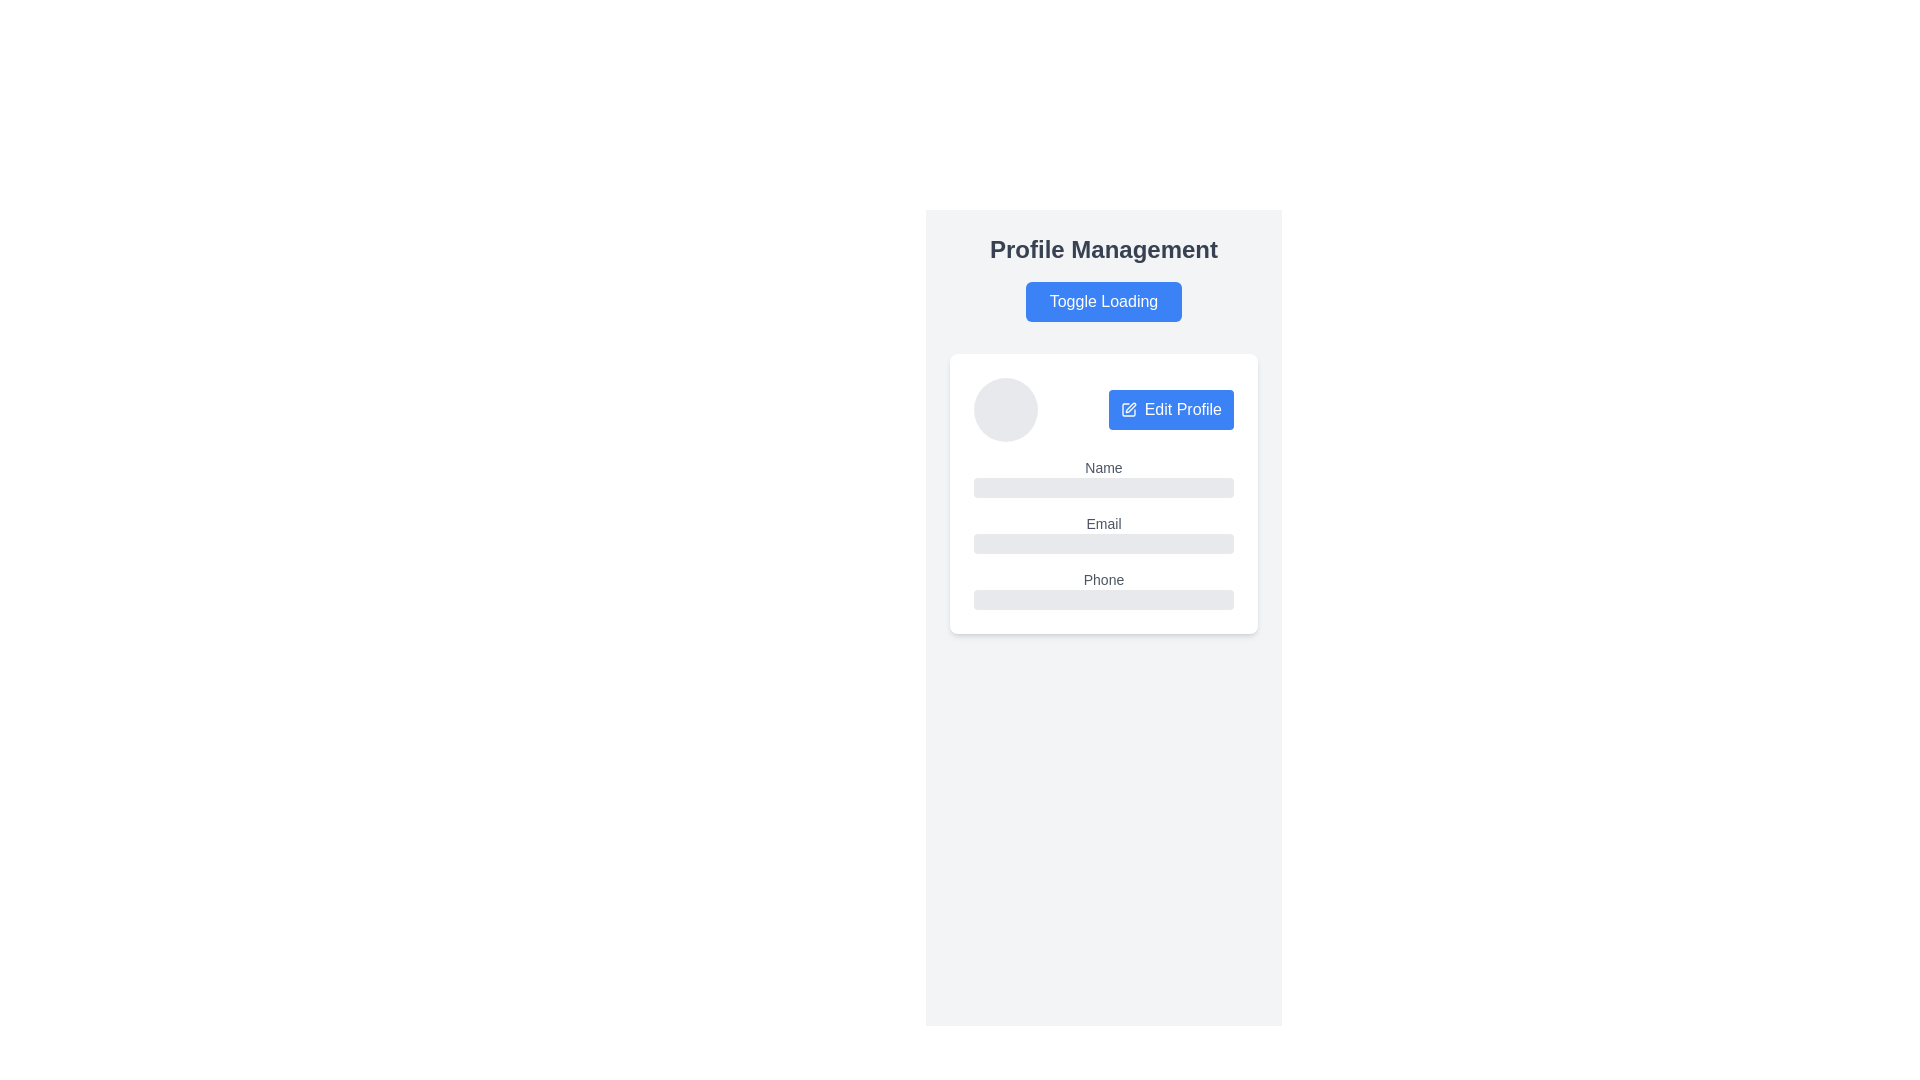  Describe the element at coordinates (1183, 408) in the screenshot. I see `the Text Label that serves as a label for the button to edit profile information, located in the top-right corner of the profile card` at that location.